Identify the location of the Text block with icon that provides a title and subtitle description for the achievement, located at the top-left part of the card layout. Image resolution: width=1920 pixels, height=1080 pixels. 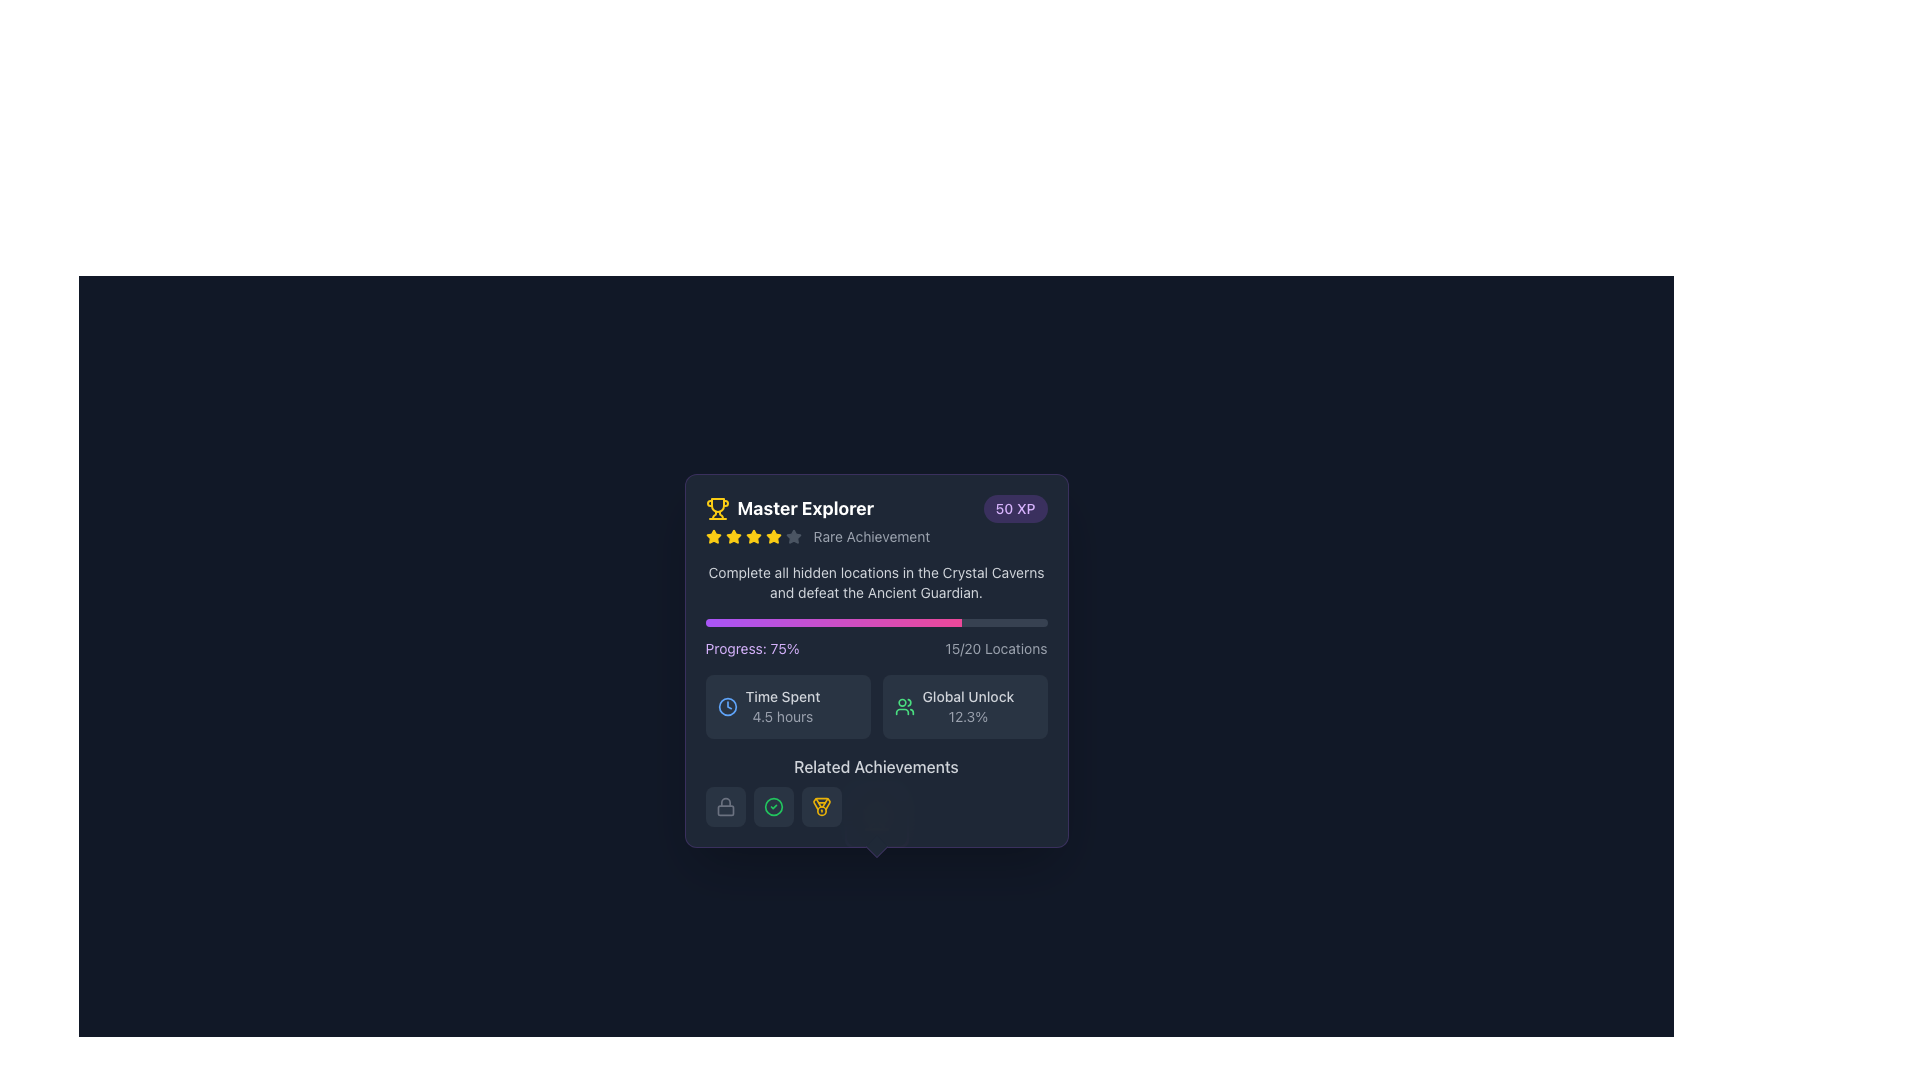
(817, 519).